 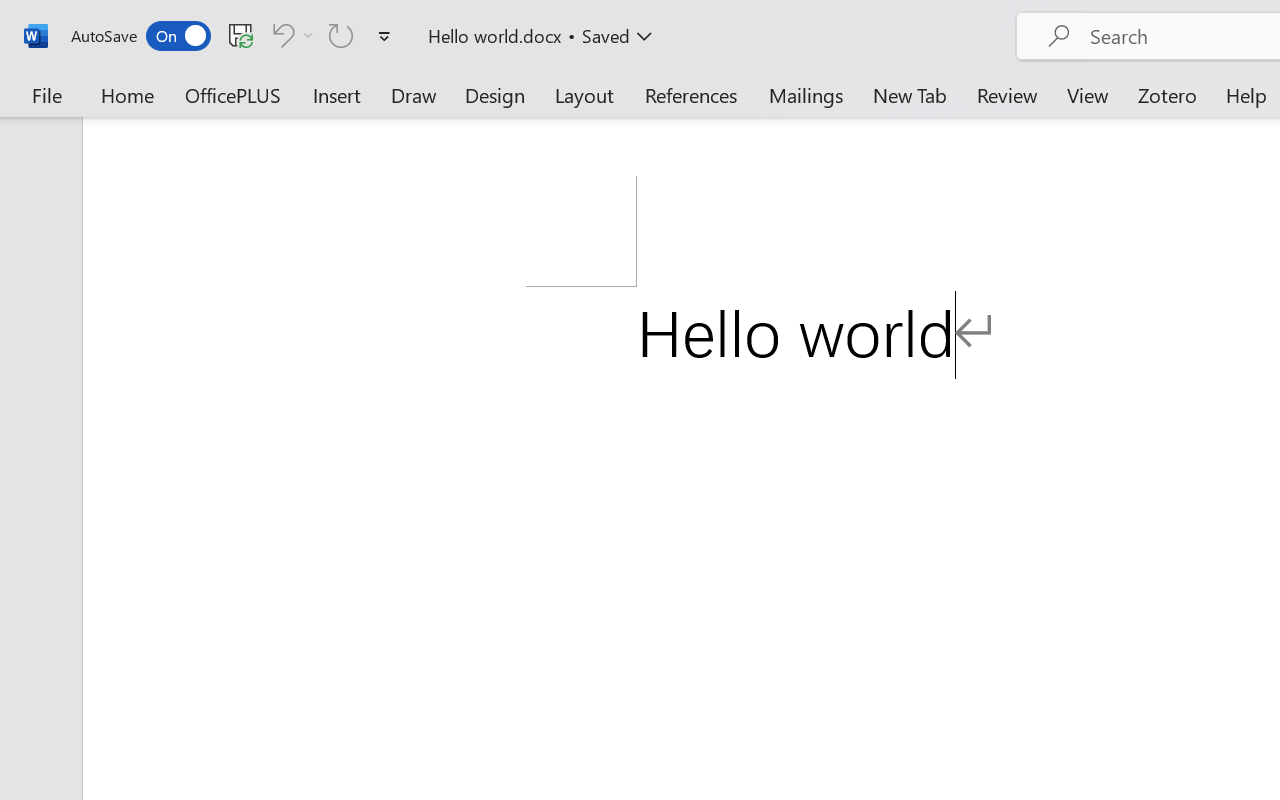 What do you see at coordinates (1167, 94) in the screenshot?
I see `'Zotero'` at bounding box center [1167, 94].